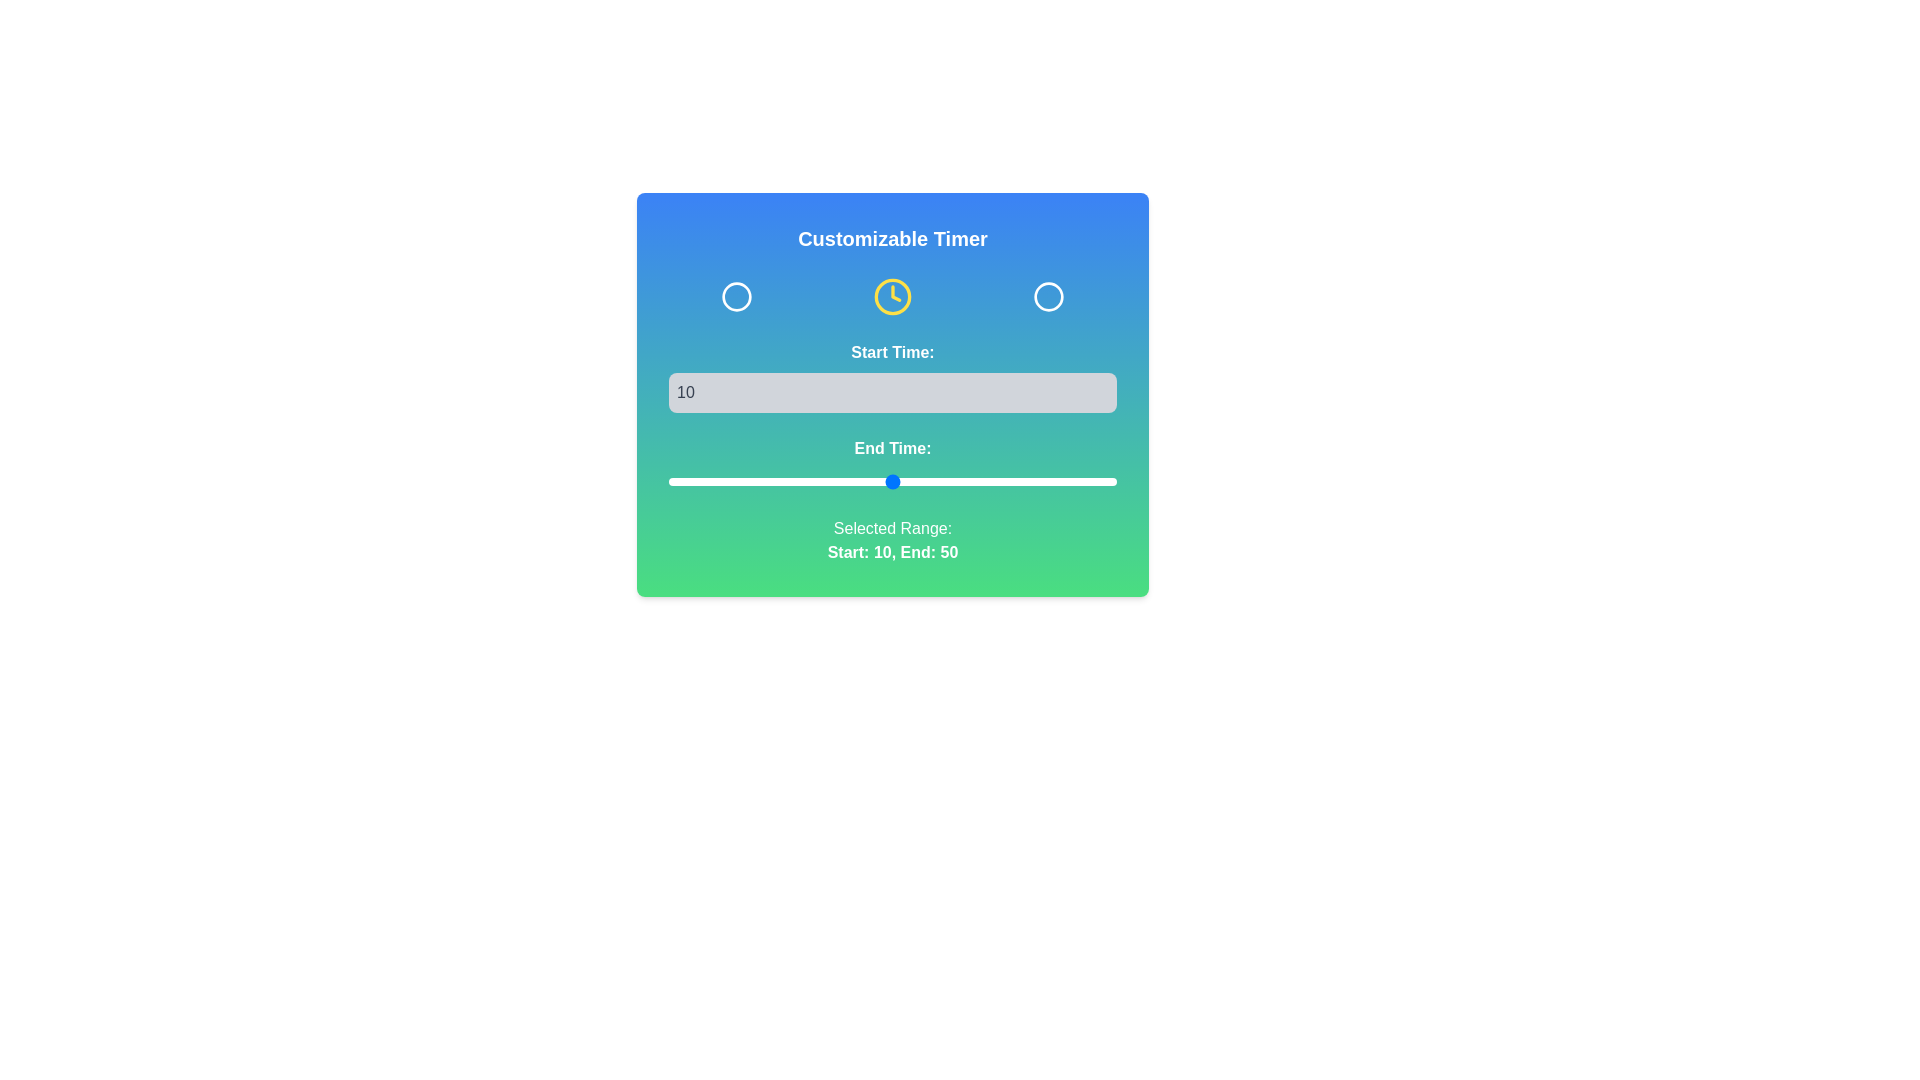  Describe the element at coordinates (891, 297) in the screenshot. I see `the Circular SVG graphic resembling a clock, which has a yellow border and clock hands, located in the upper portion of the interface below the title 'Customizable Timer'` at that location.